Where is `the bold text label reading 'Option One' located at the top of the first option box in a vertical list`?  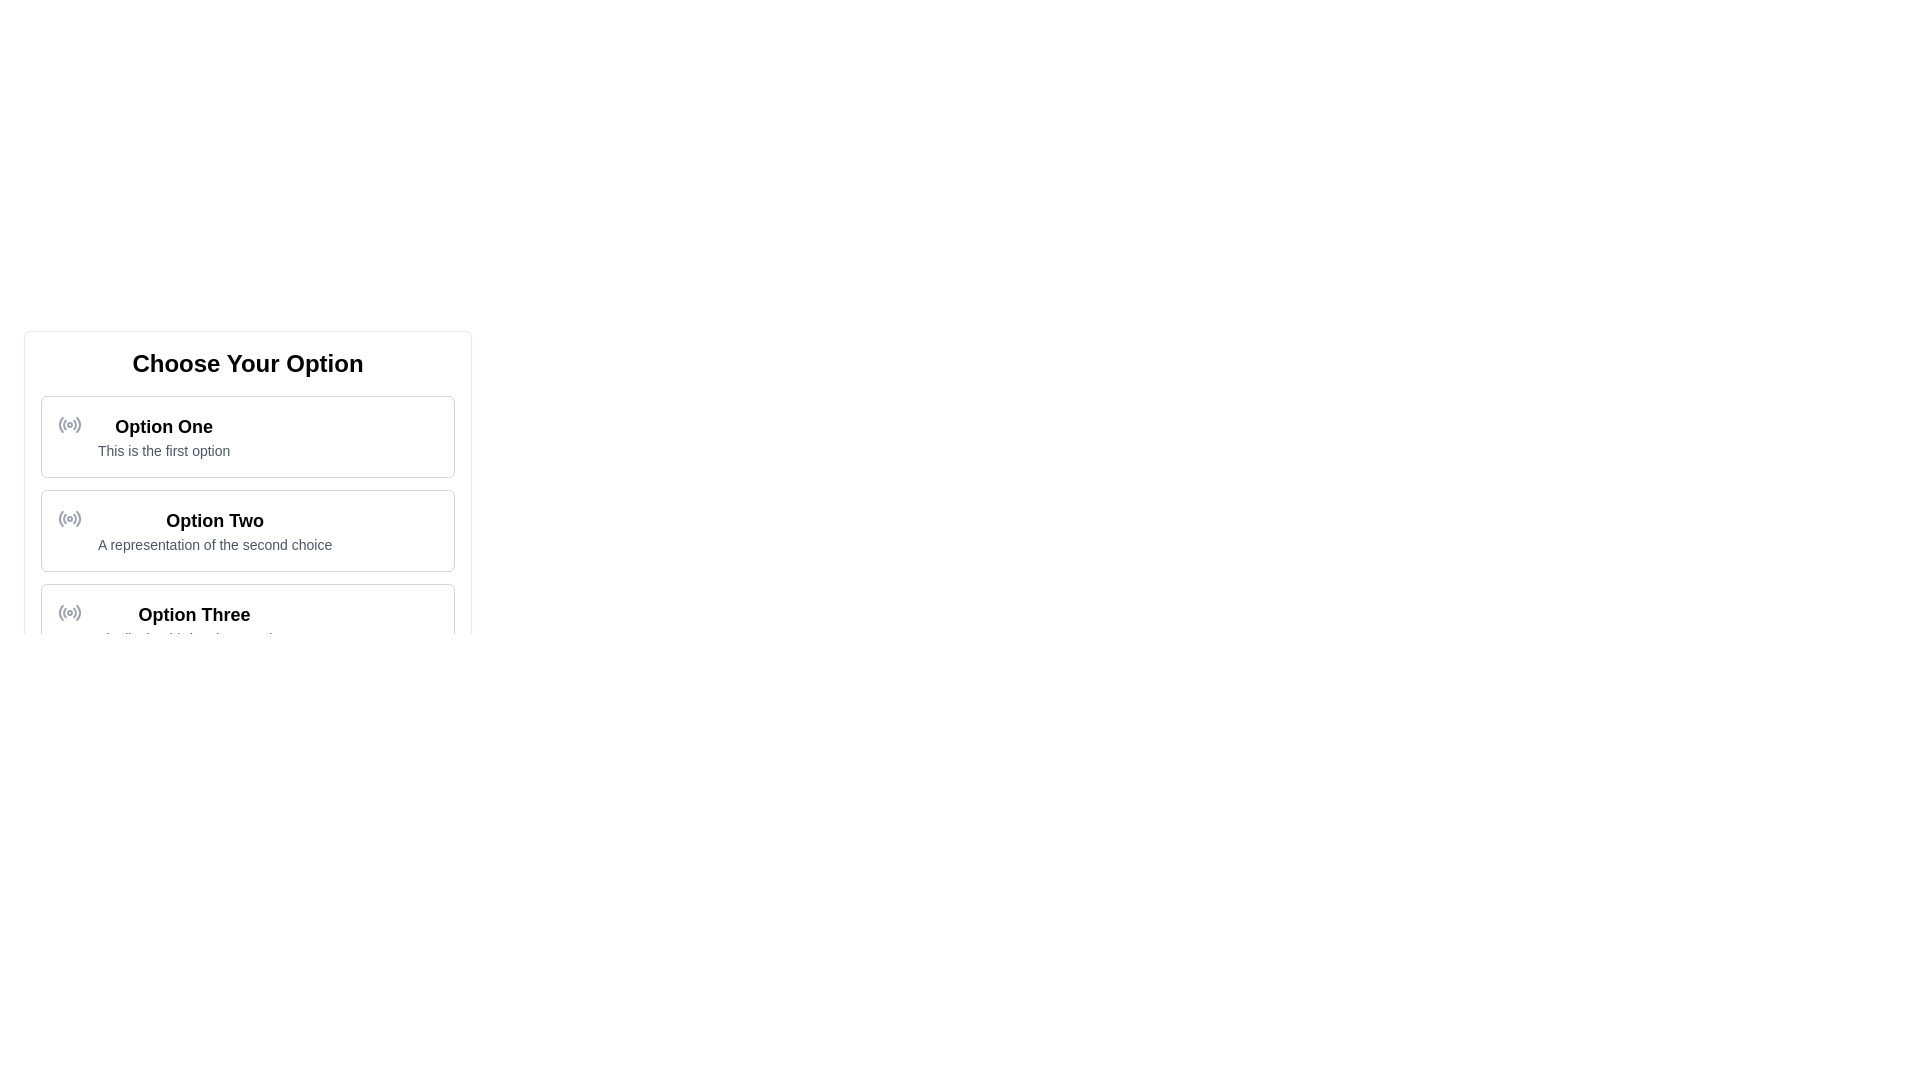 the bold text label reading 'Option One' located at the top of the first option box in a vertical list is located at coordinates (164, 426).